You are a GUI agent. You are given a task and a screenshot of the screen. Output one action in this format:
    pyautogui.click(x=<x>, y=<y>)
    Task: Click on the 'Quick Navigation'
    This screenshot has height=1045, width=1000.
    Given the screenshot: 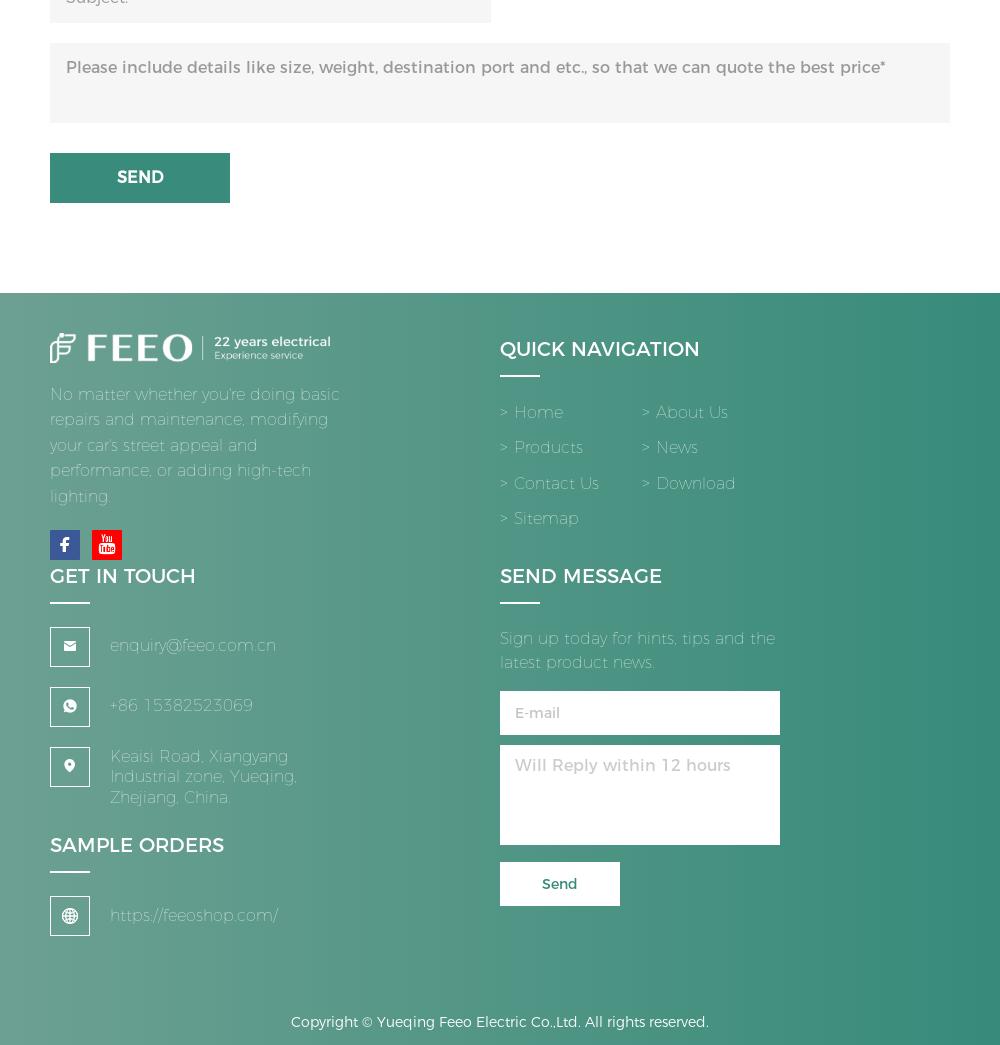 What is the action you would take?
    pyautogui.click(x=599, y=357)
    